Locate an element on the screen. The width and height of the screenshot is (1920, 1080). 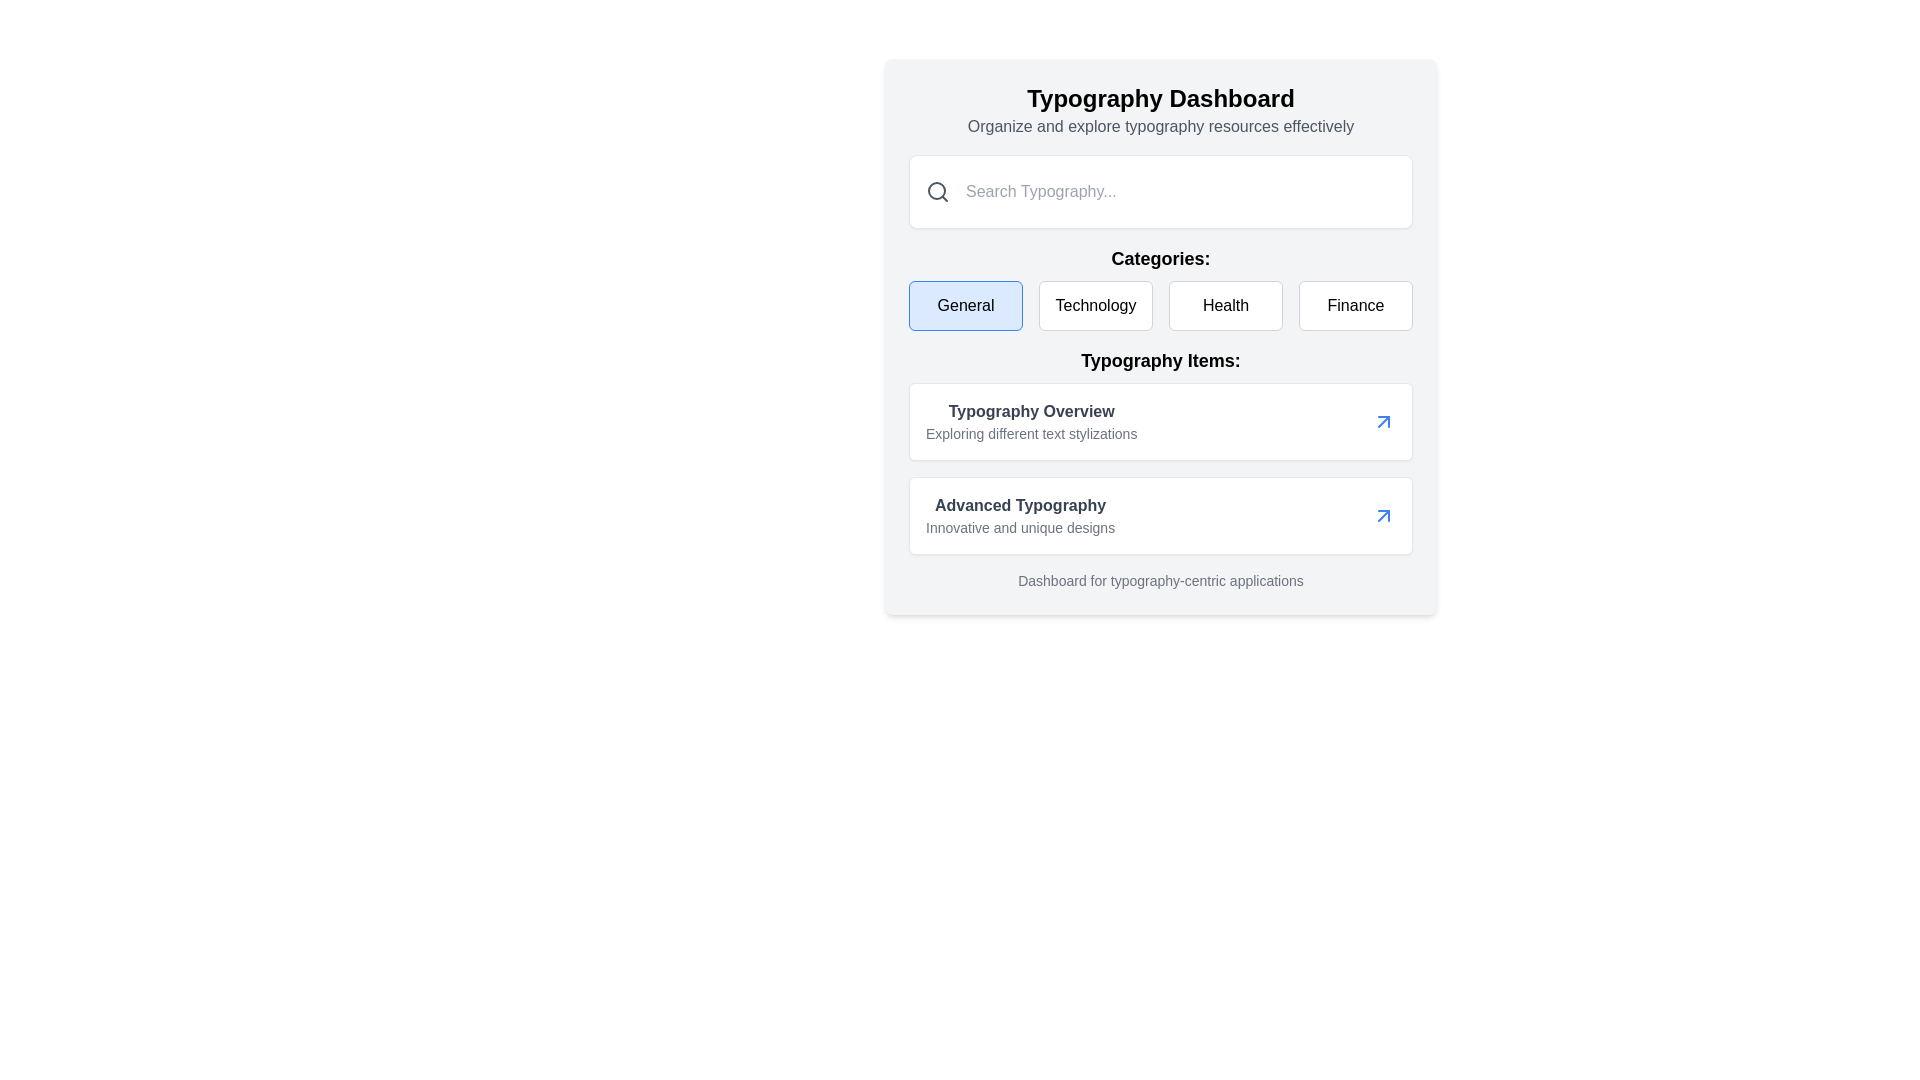
the title of the Text block in the Typography Items list is located at coordinates (1020, 515).